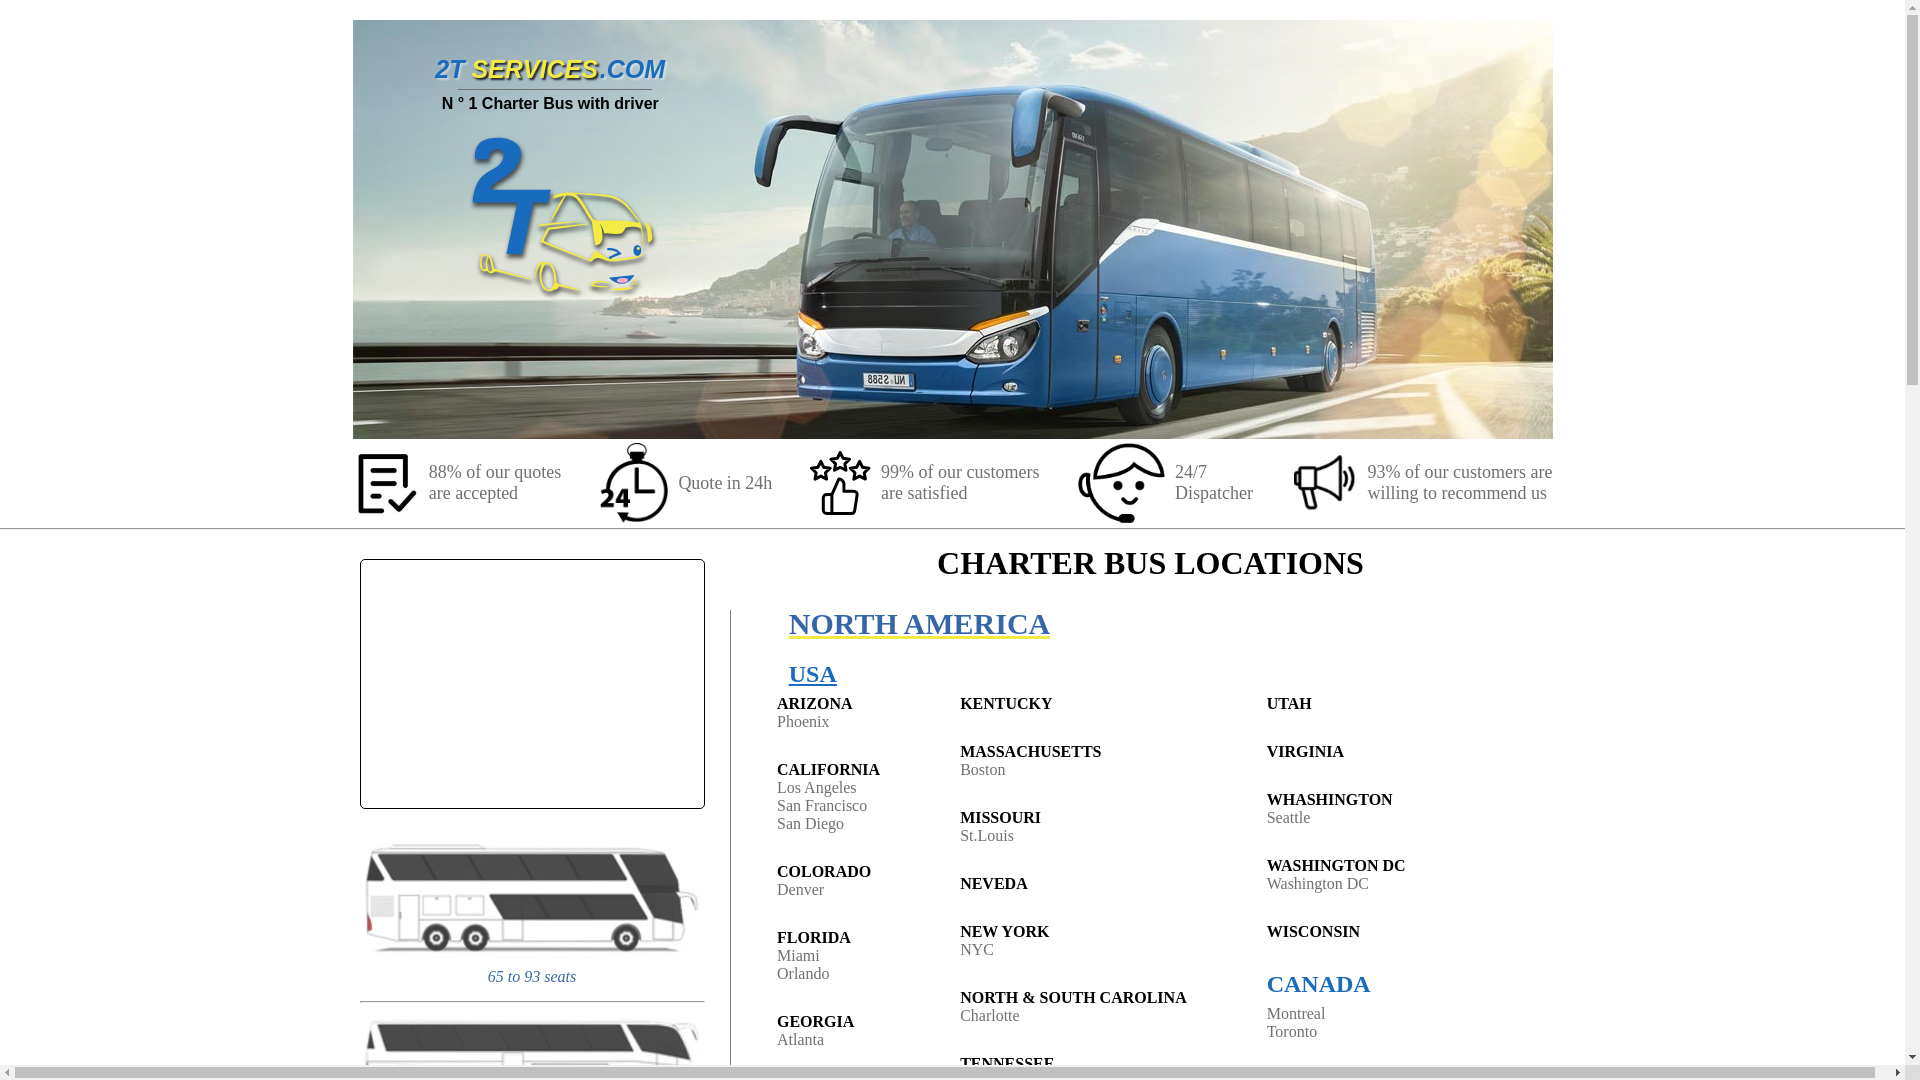  Describe the element at coordinates (960, 1015) in the screenshot. I see `'Charlotte'` at that location.